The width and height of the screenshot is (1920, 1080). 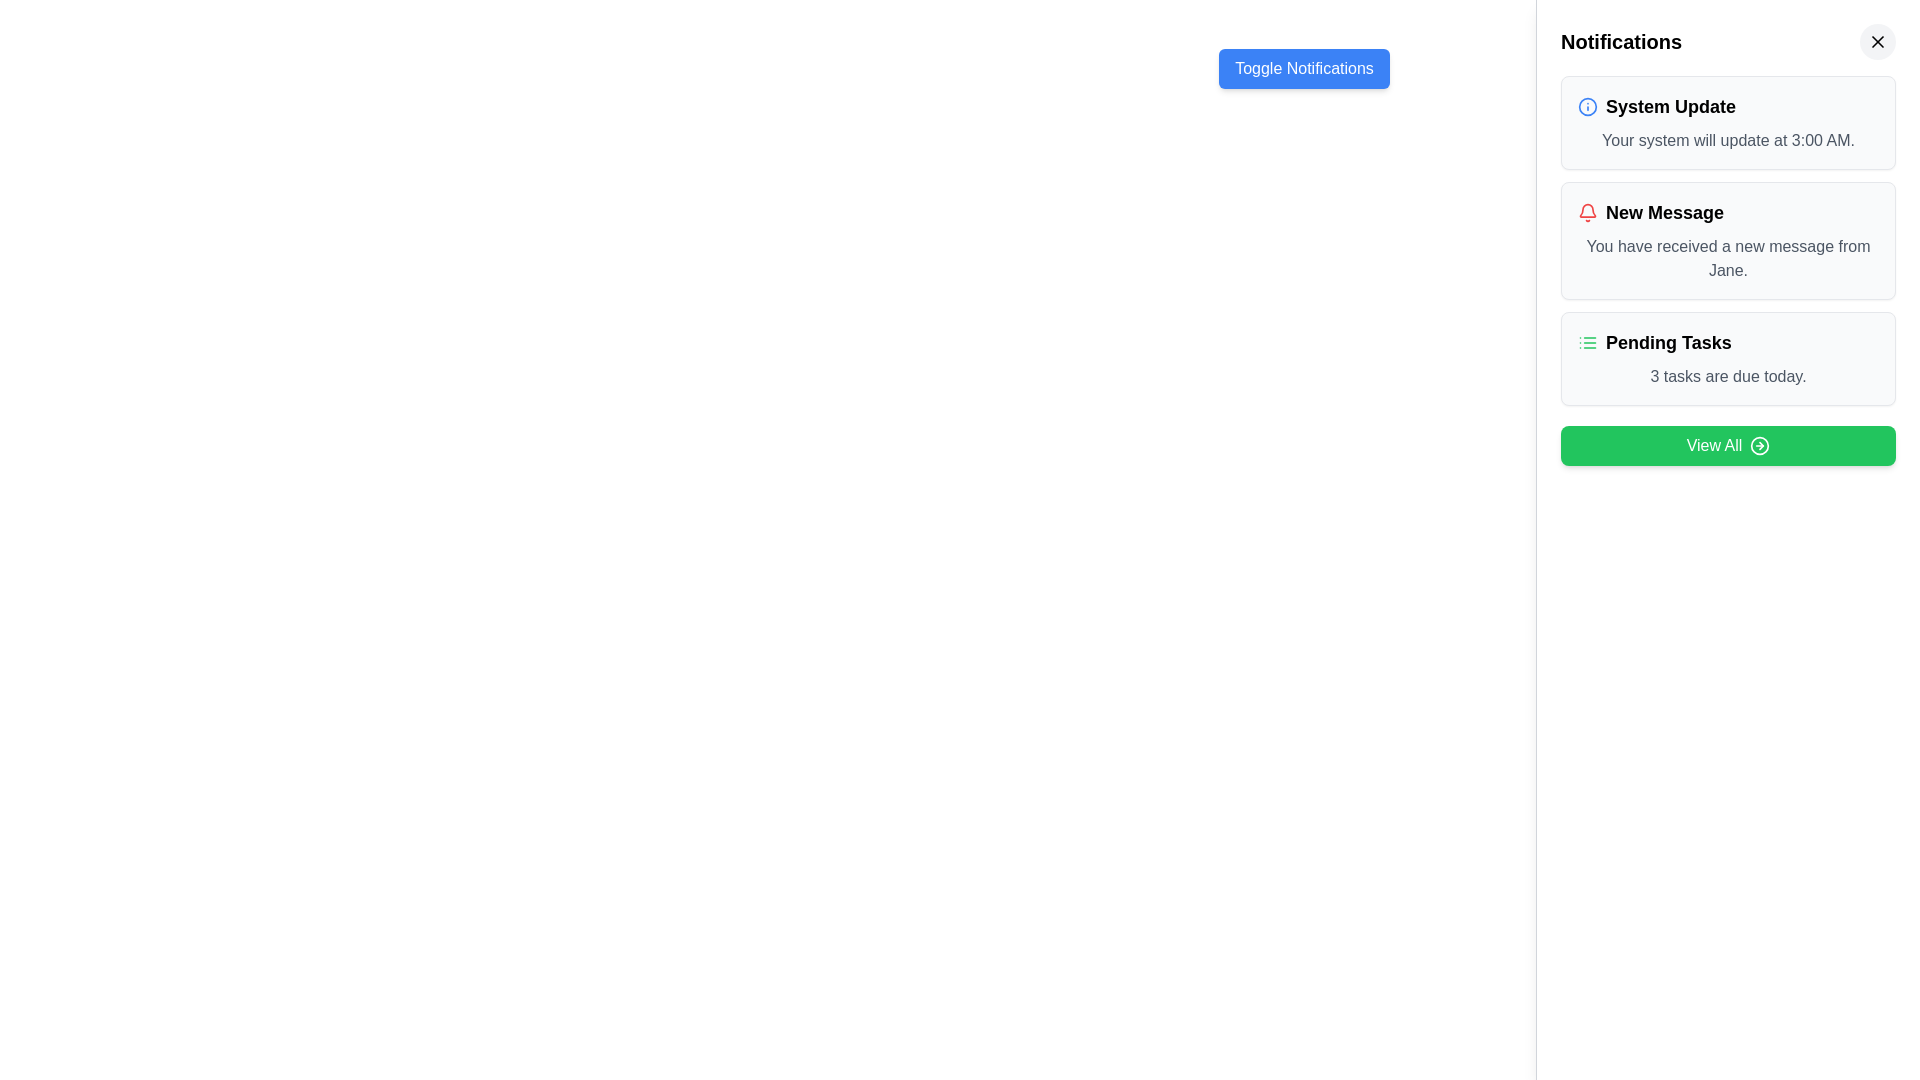 What do you see at coordinates (1876, 42) in the screenshot?
I see `the Close button icon located in the top-right corner of the notification panel to observe the hover effect` at bounding box center [1876, 42].